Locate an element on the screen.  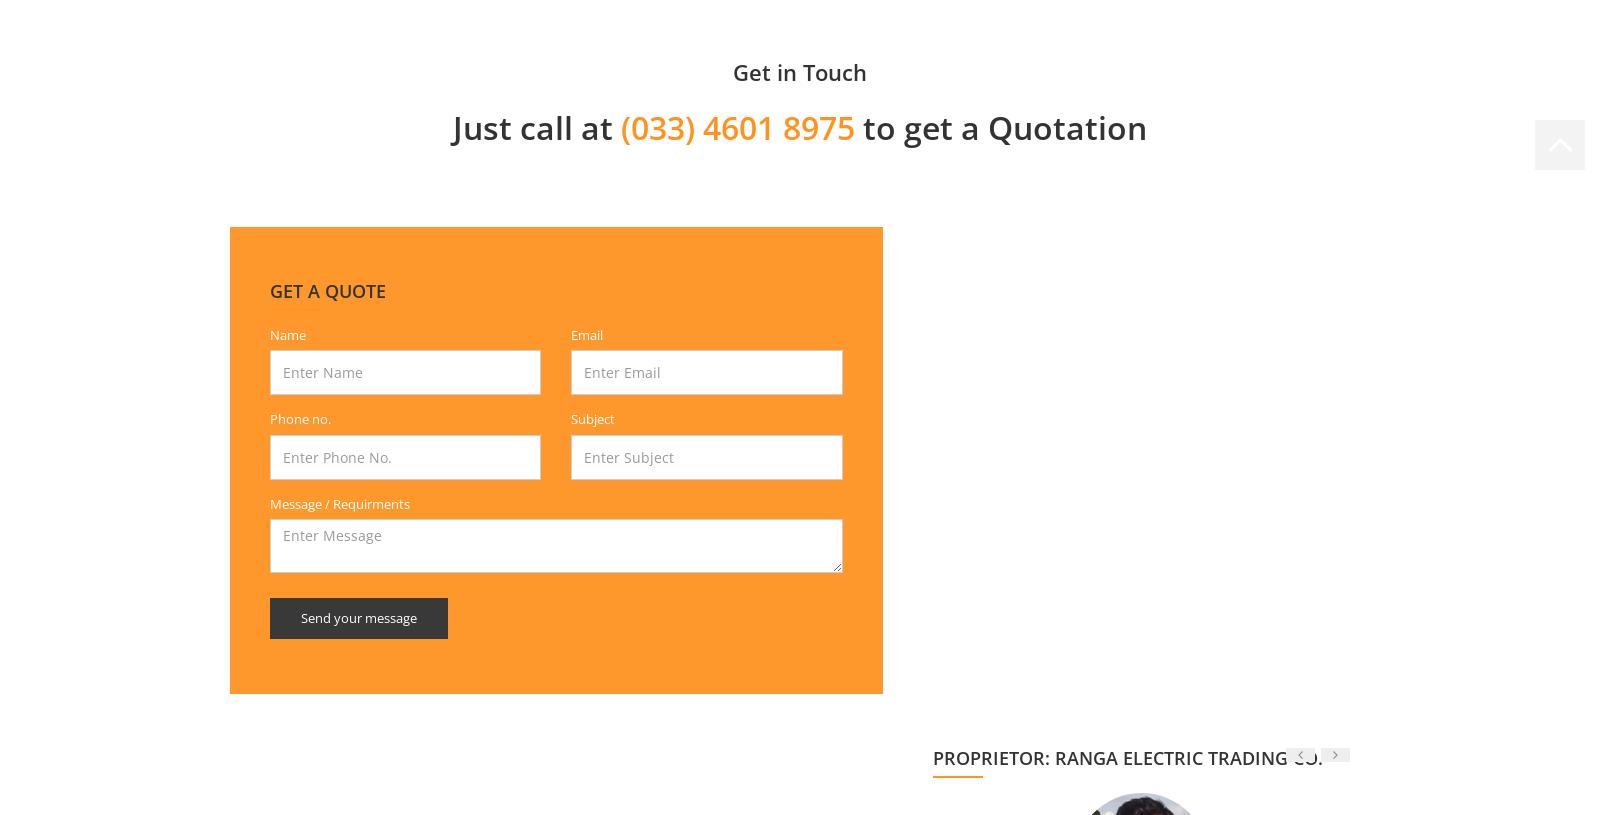
'to get a Quotation' is located at coordinates (999, 125).